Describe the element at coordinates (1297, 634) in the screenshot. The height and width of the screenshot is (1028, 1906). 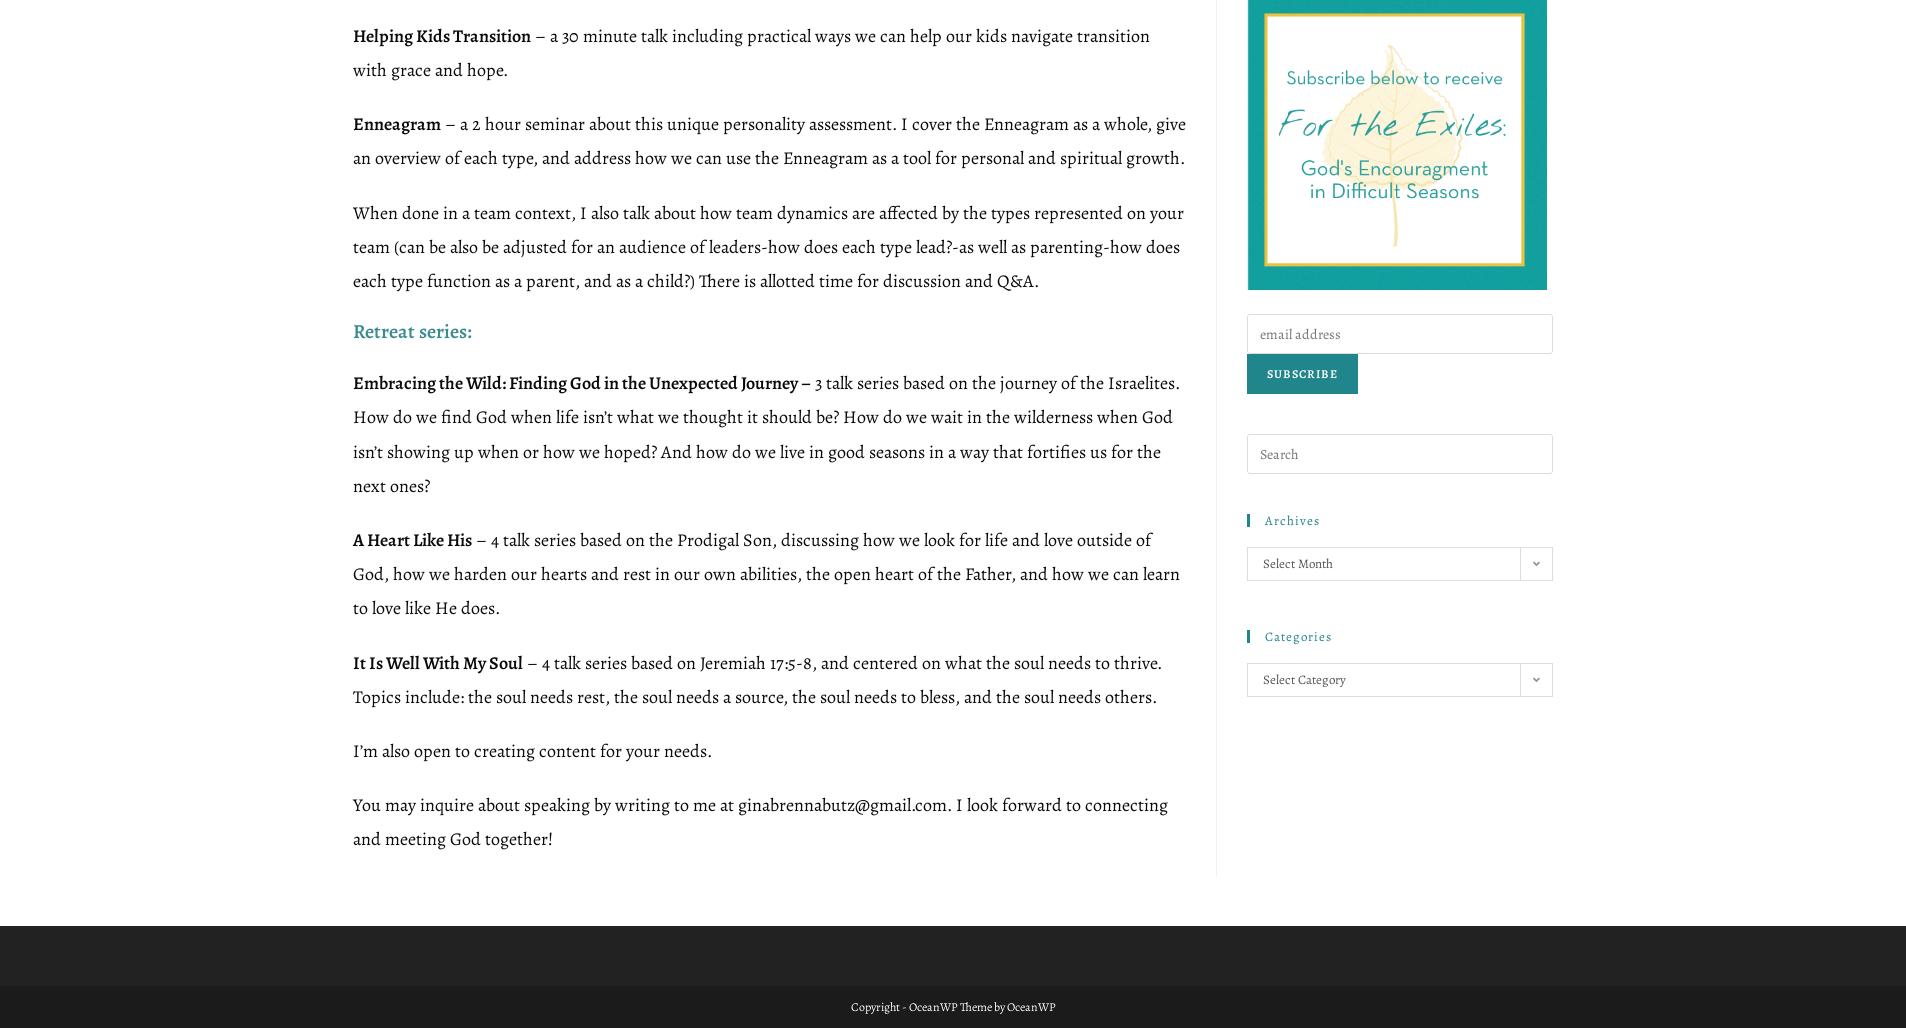
I see `'Categories'` at that location.